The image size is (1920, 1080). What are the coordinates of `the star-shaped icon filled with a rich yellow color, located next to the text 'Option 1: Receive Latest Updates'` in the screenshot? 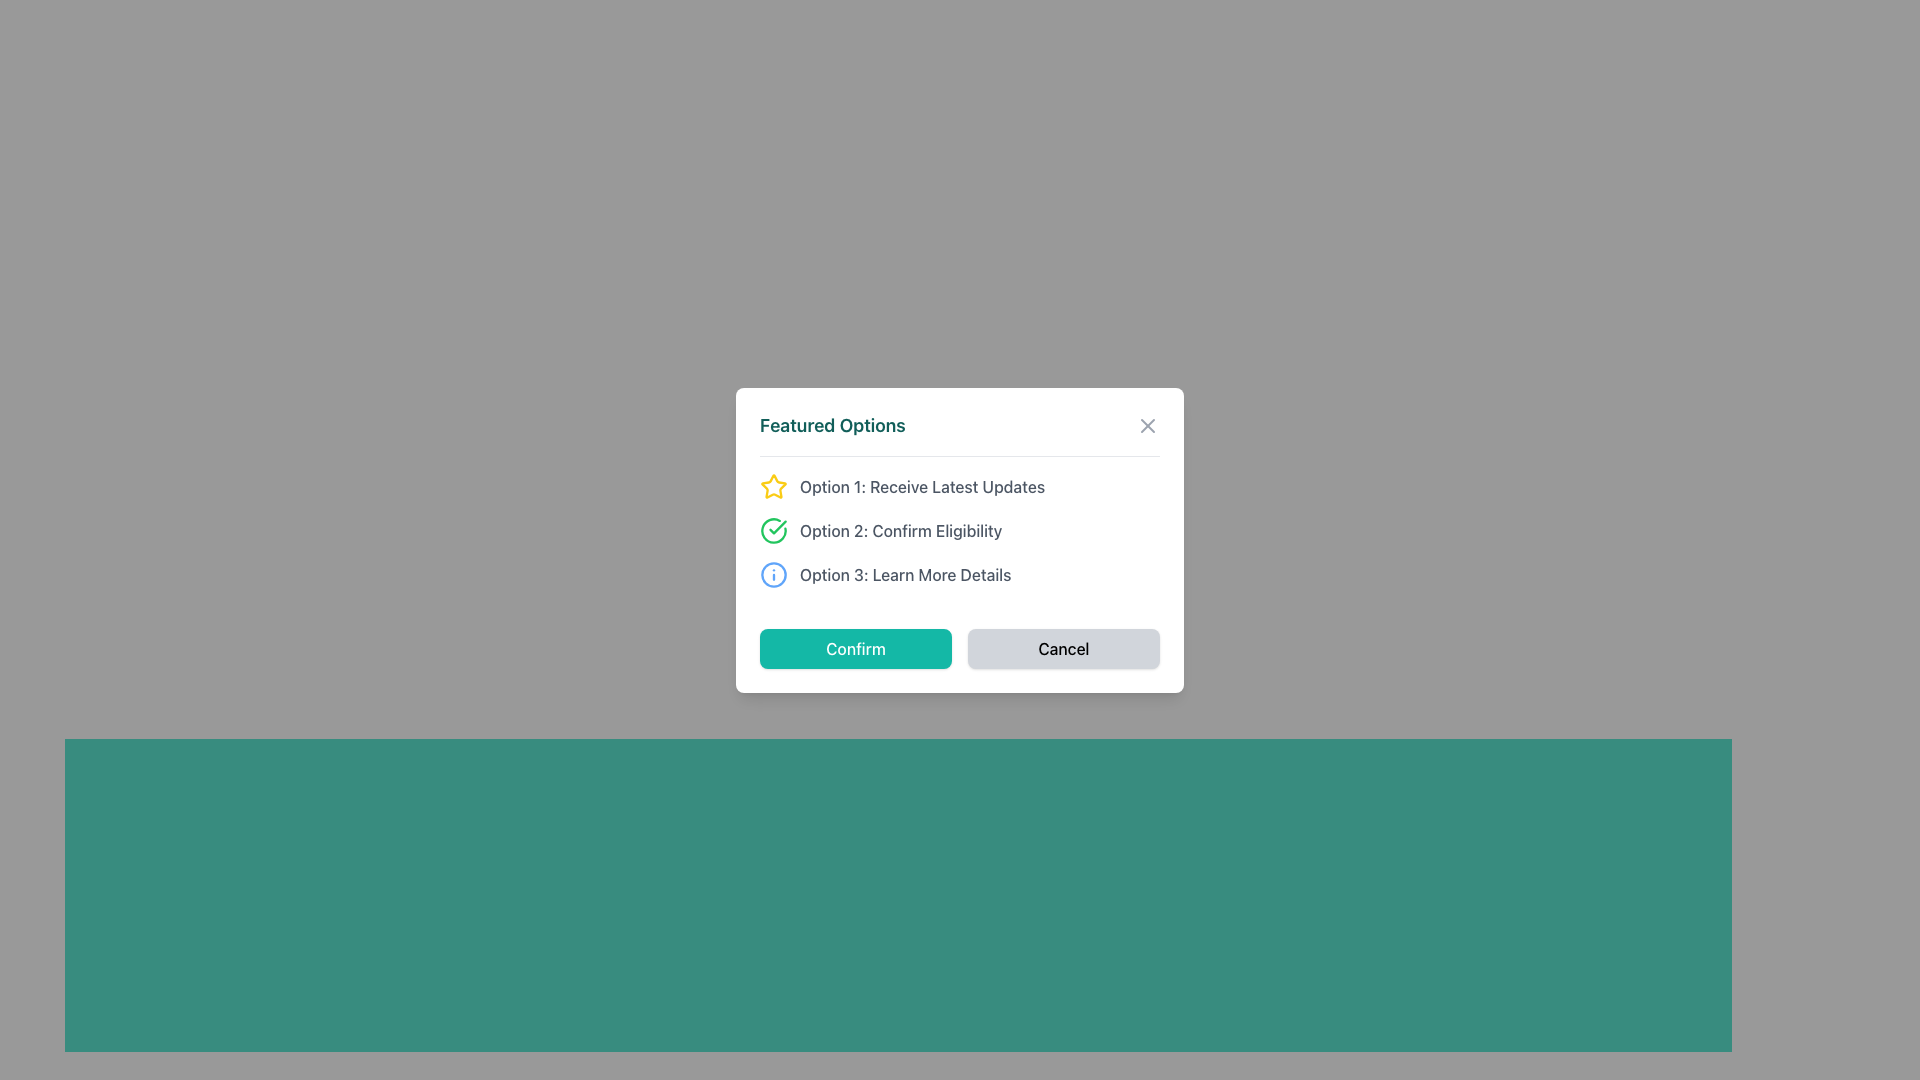 It's located at (772, 486).